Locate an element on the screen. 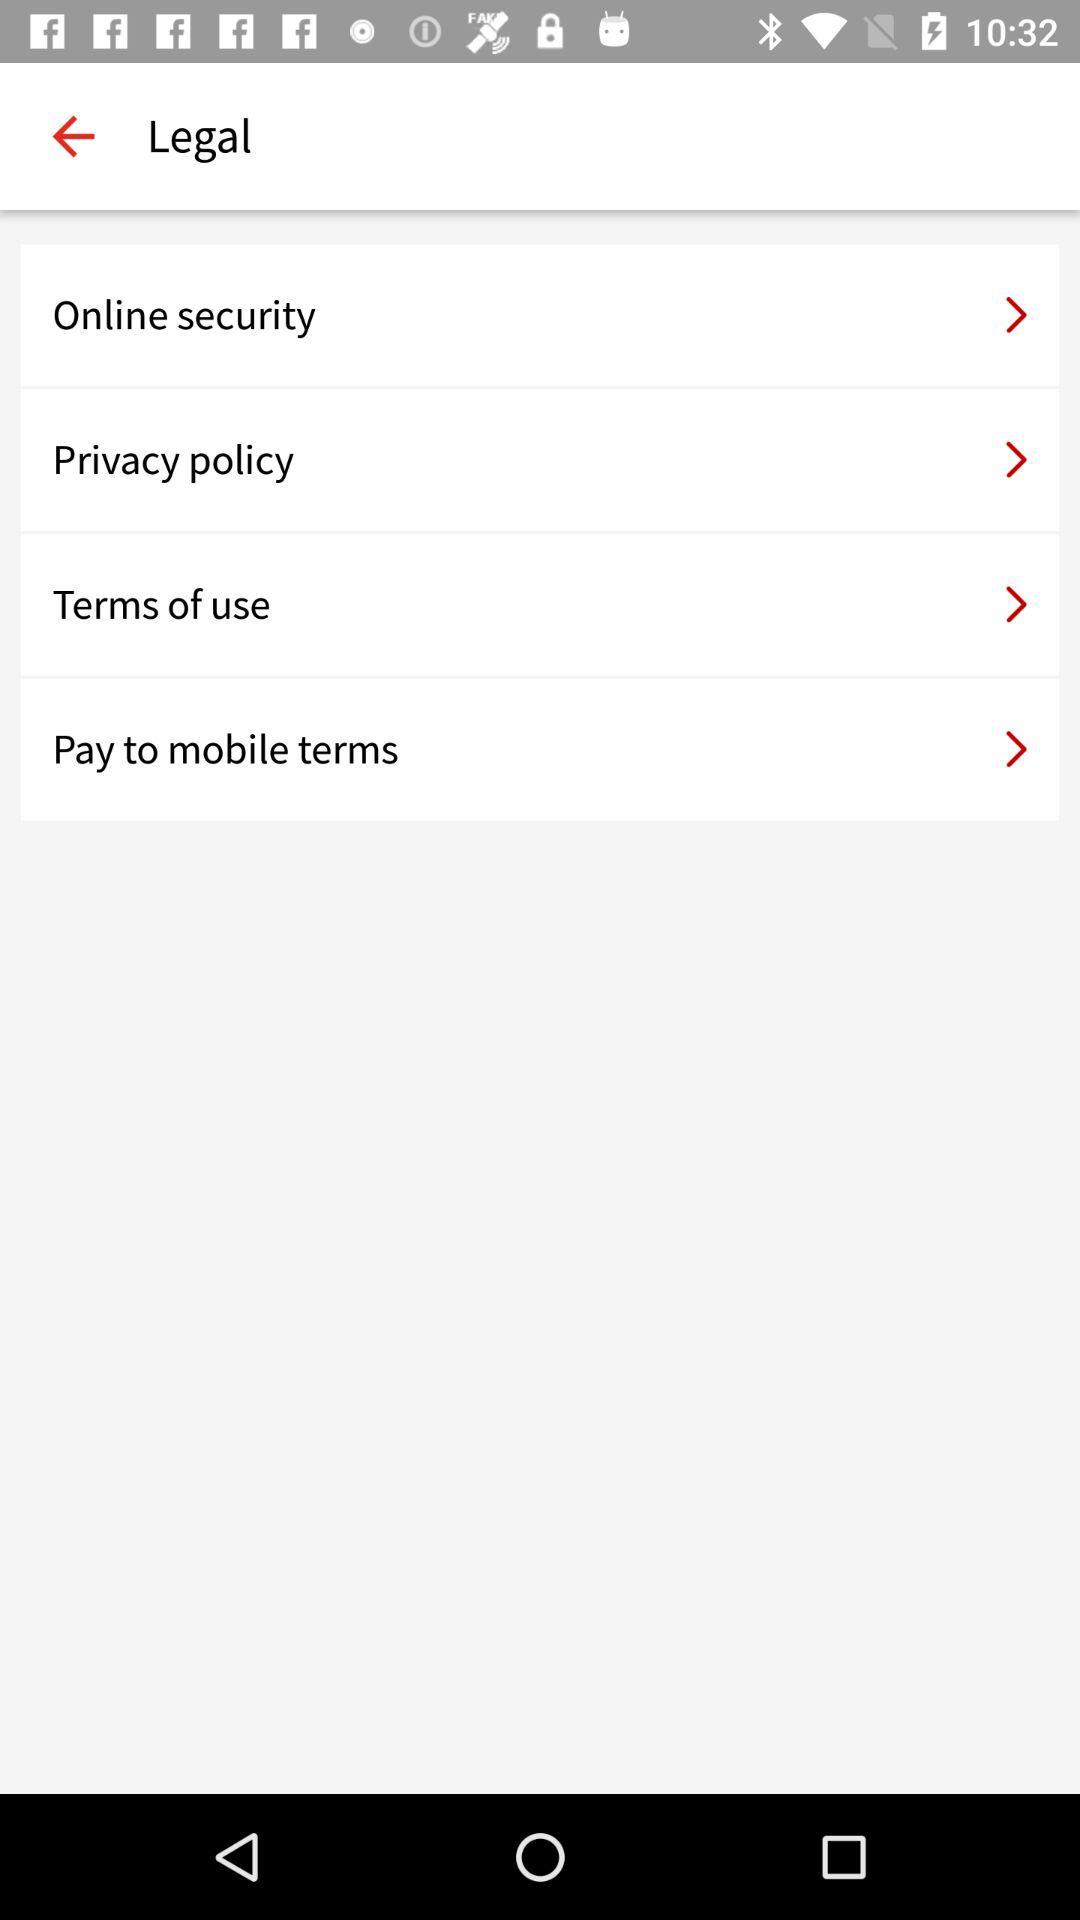 The height and width of the screenshot is (1920, 1080). item above the terms of use item is located at coordinates (540, 459).